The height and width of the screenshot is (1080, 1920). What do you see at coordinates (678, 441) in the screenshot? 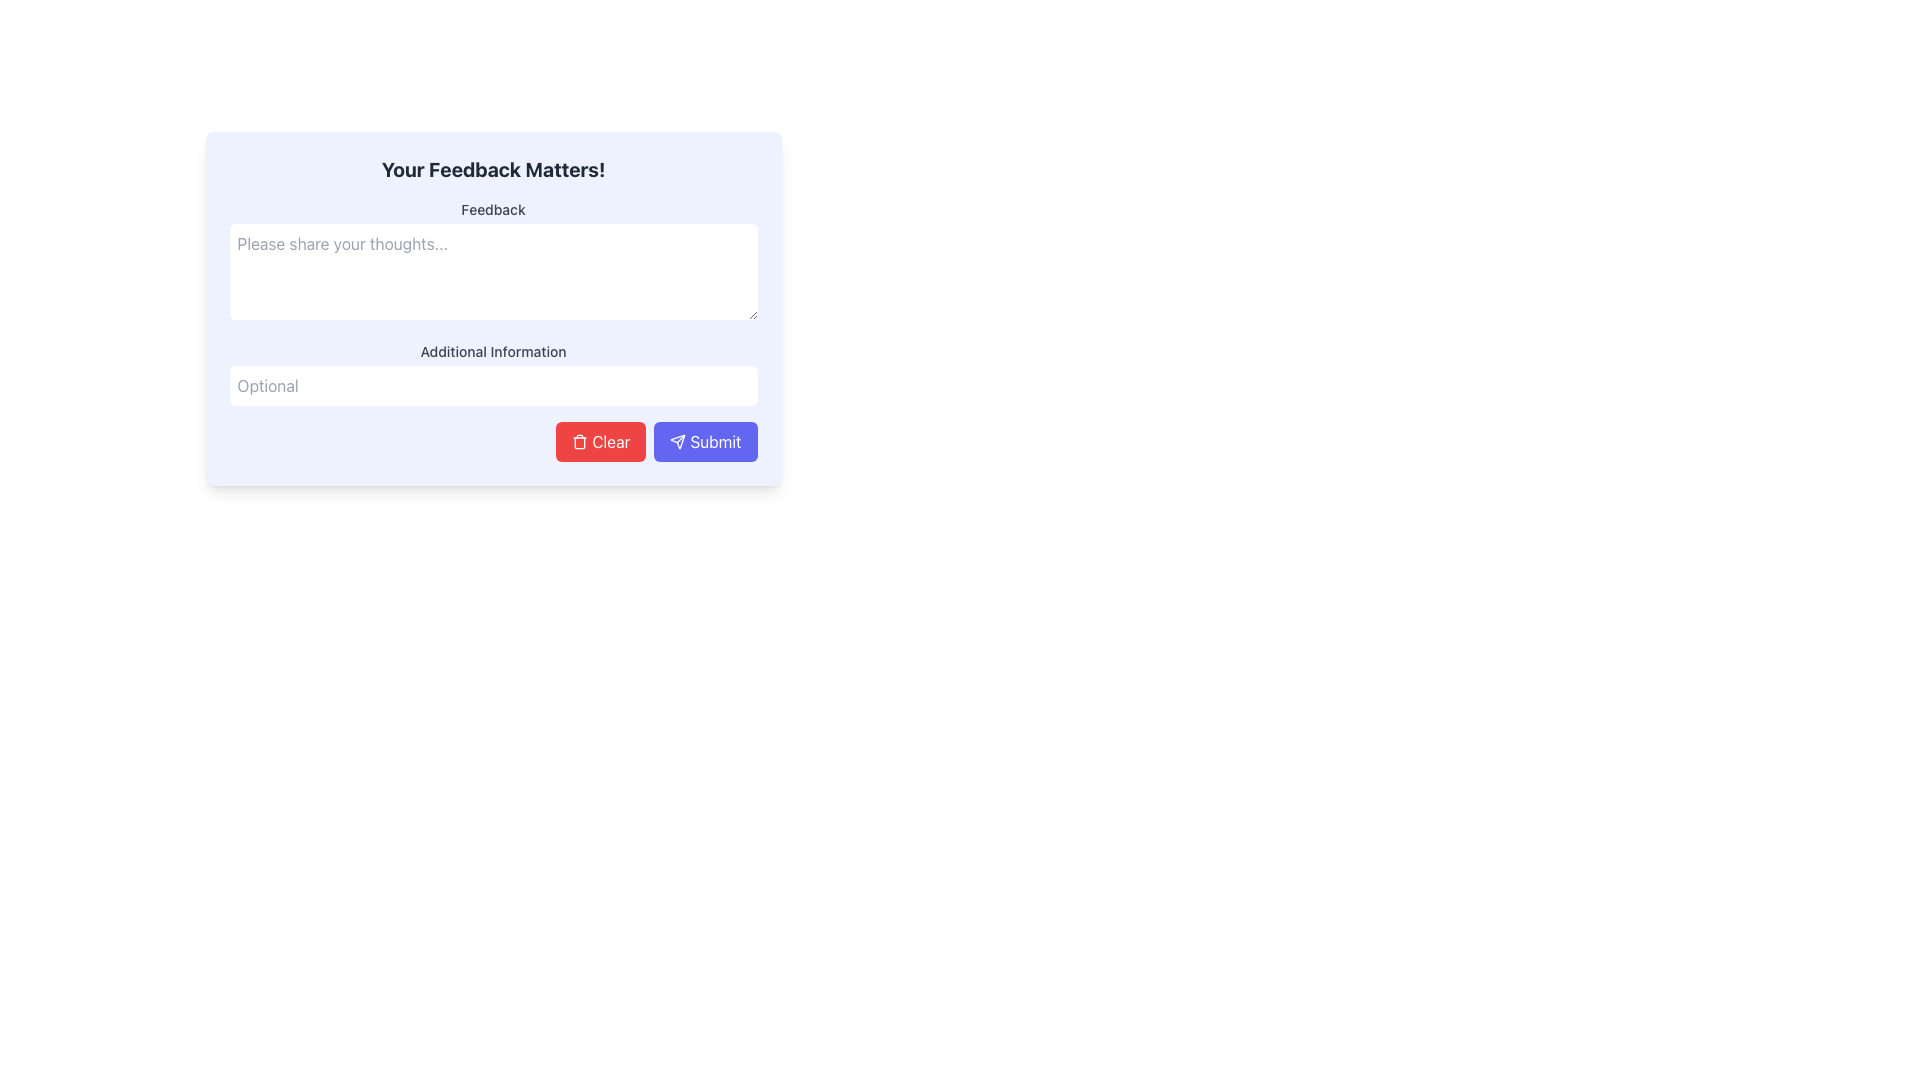
I see `the vector graphic icon located within the 'Submit' button, positioned to the left of the 'Submit' label, which visually indicates the submit functionality` at bounding box center [678, 441].